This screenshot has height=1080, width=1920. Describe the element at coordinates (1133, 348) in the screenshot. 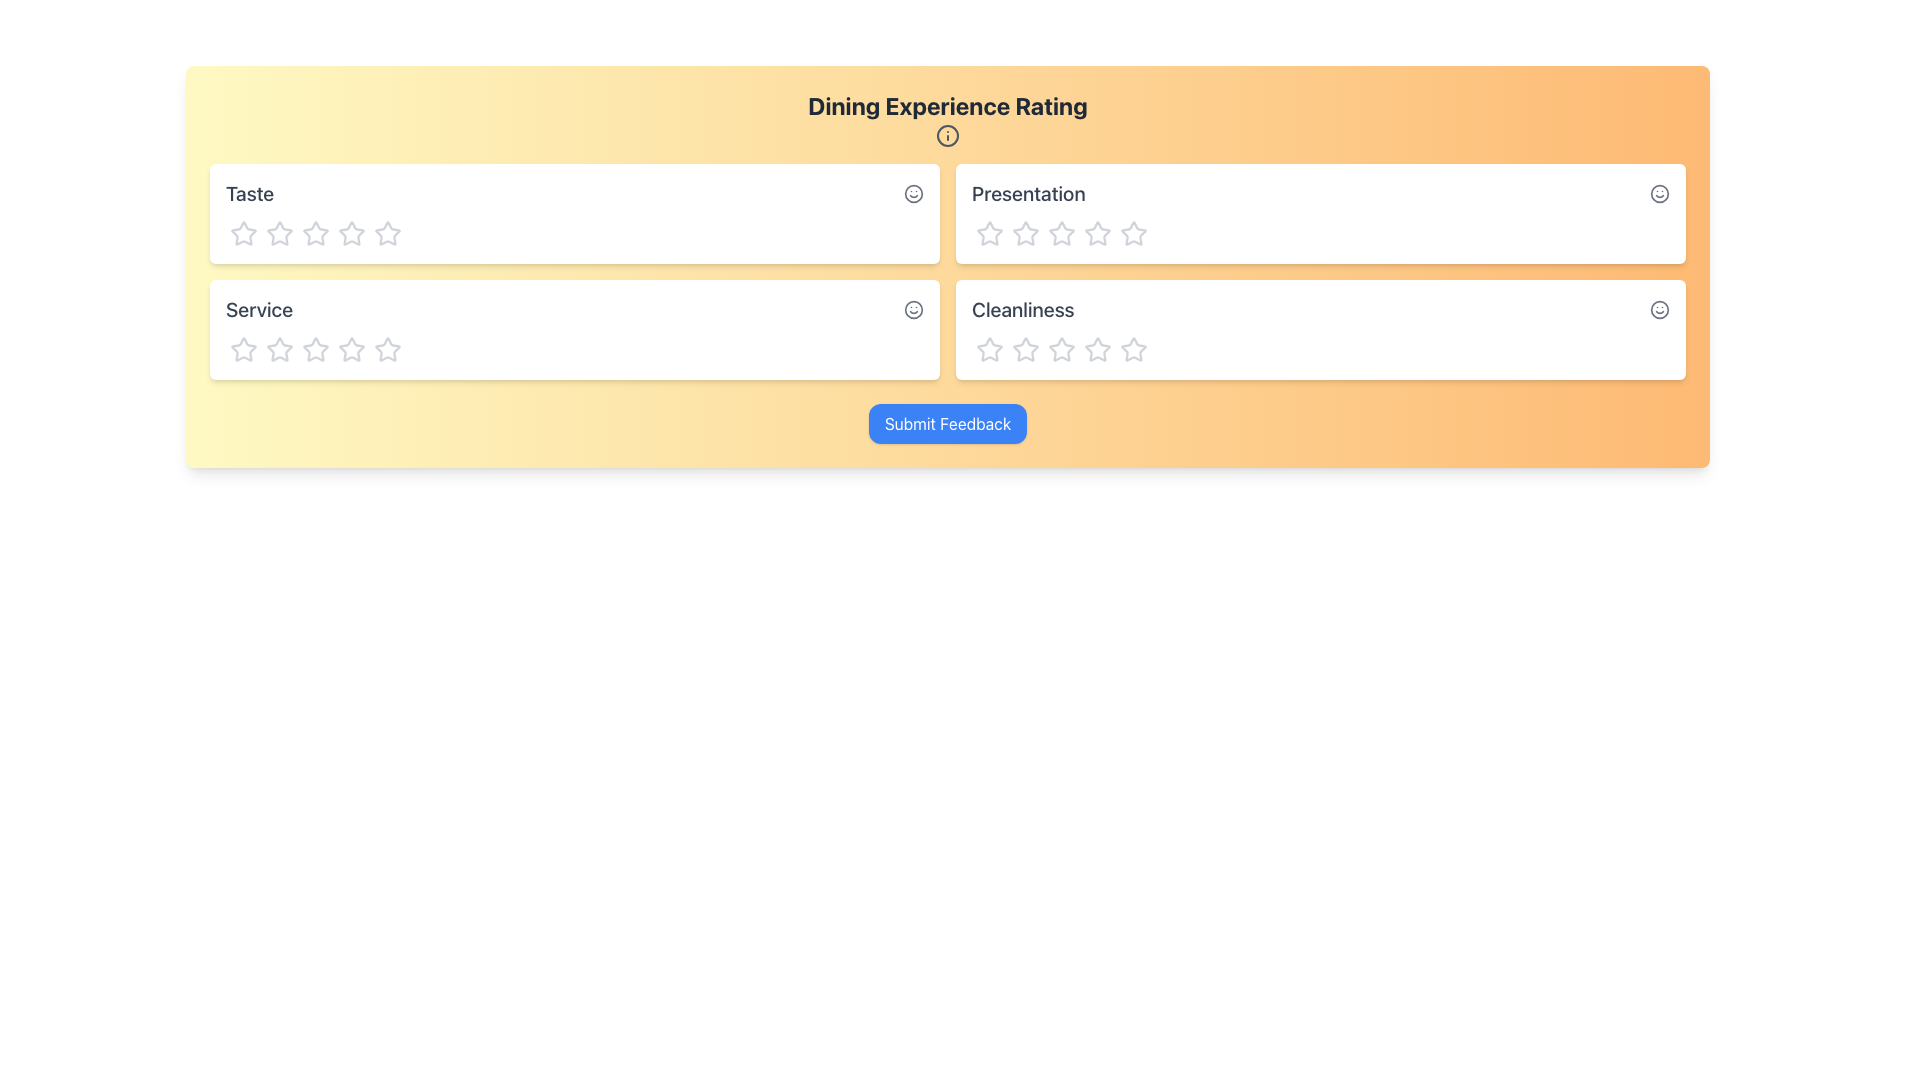

I see `the fourth star icon in the rating system` at that location.